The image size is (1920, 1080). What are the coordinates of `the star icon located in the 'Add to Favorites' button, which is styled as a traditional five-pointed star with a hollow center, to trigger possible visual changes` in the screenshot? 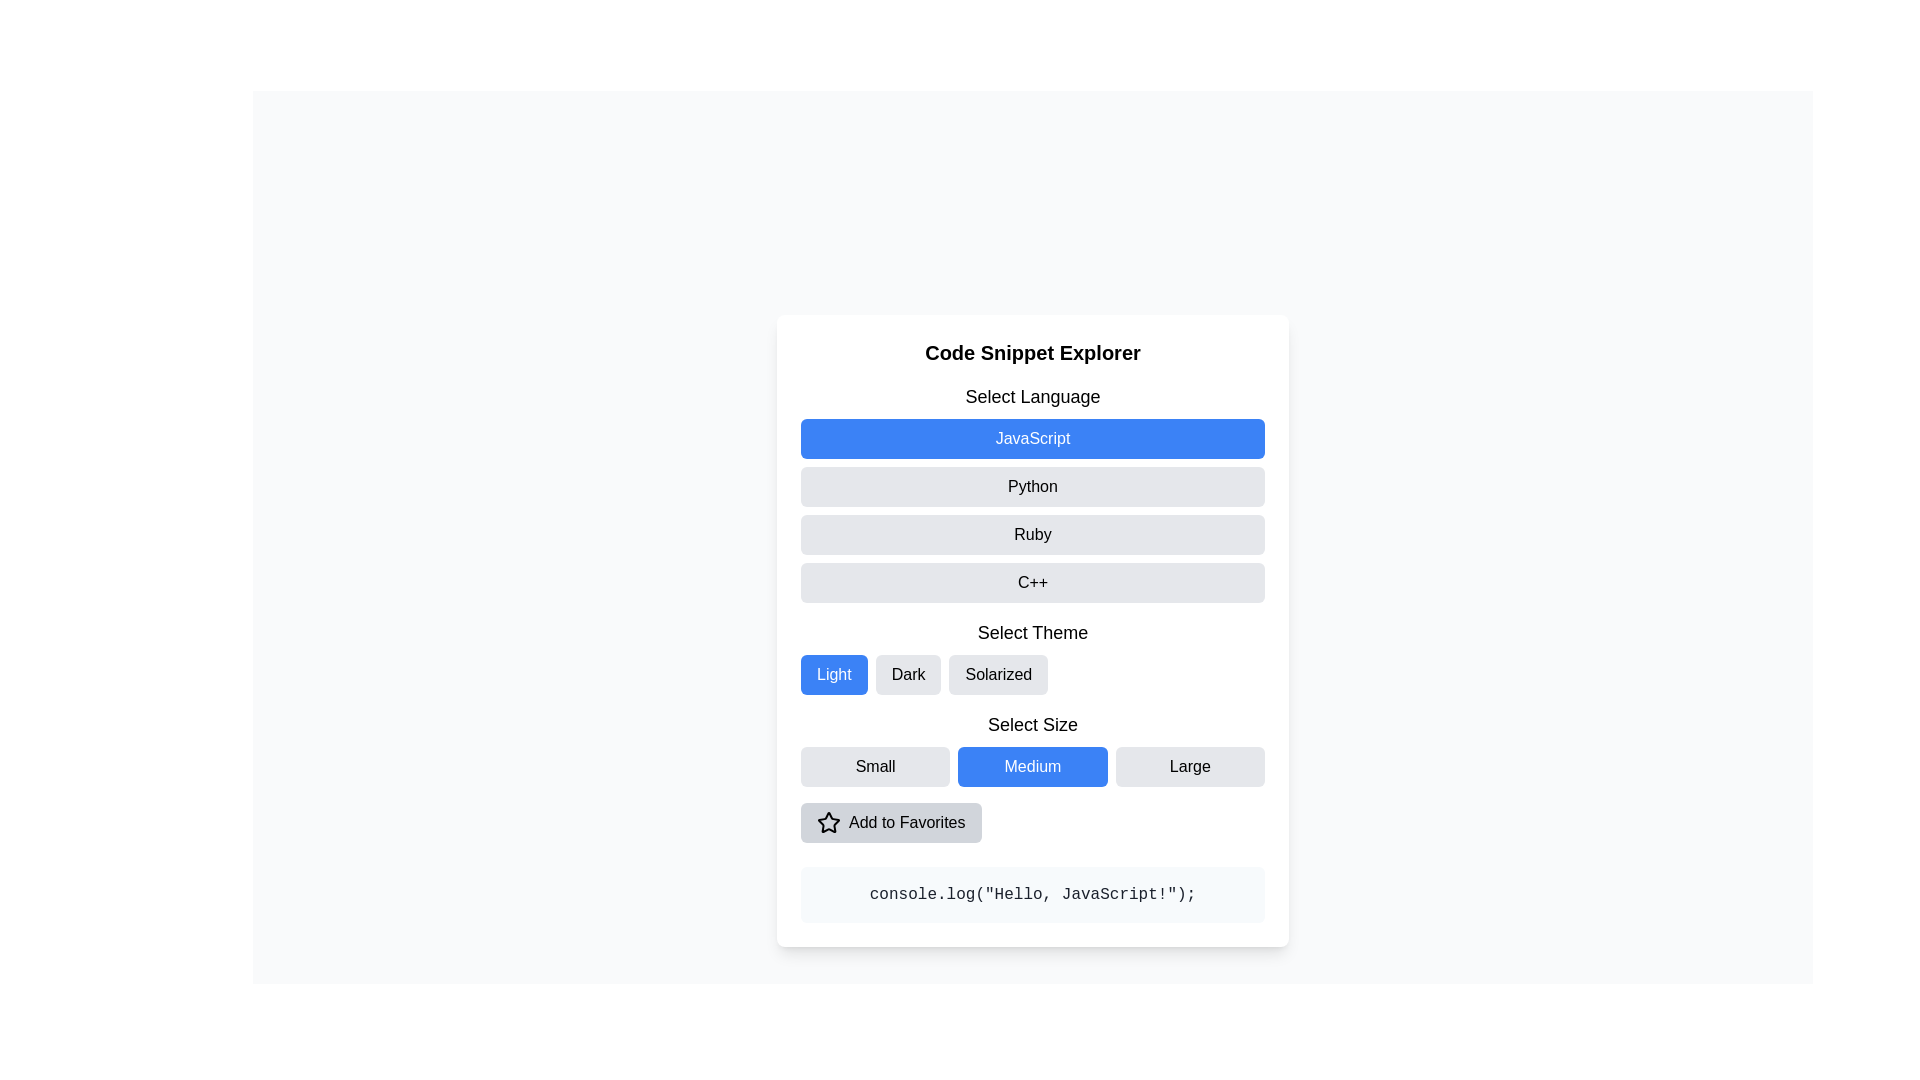 It's located at (829, 822).